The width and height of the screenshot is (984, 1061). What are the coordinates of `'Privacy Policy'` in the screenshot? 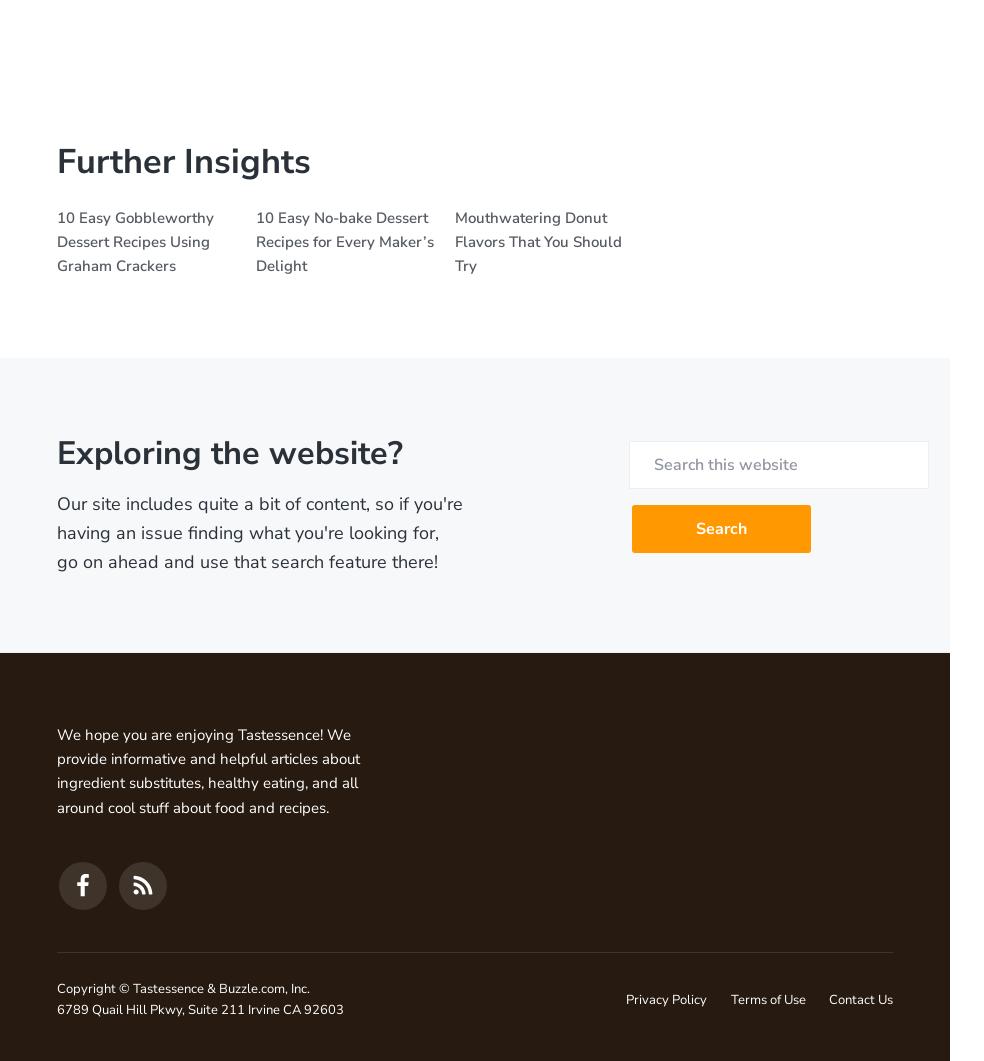 It's located at (666, 998).